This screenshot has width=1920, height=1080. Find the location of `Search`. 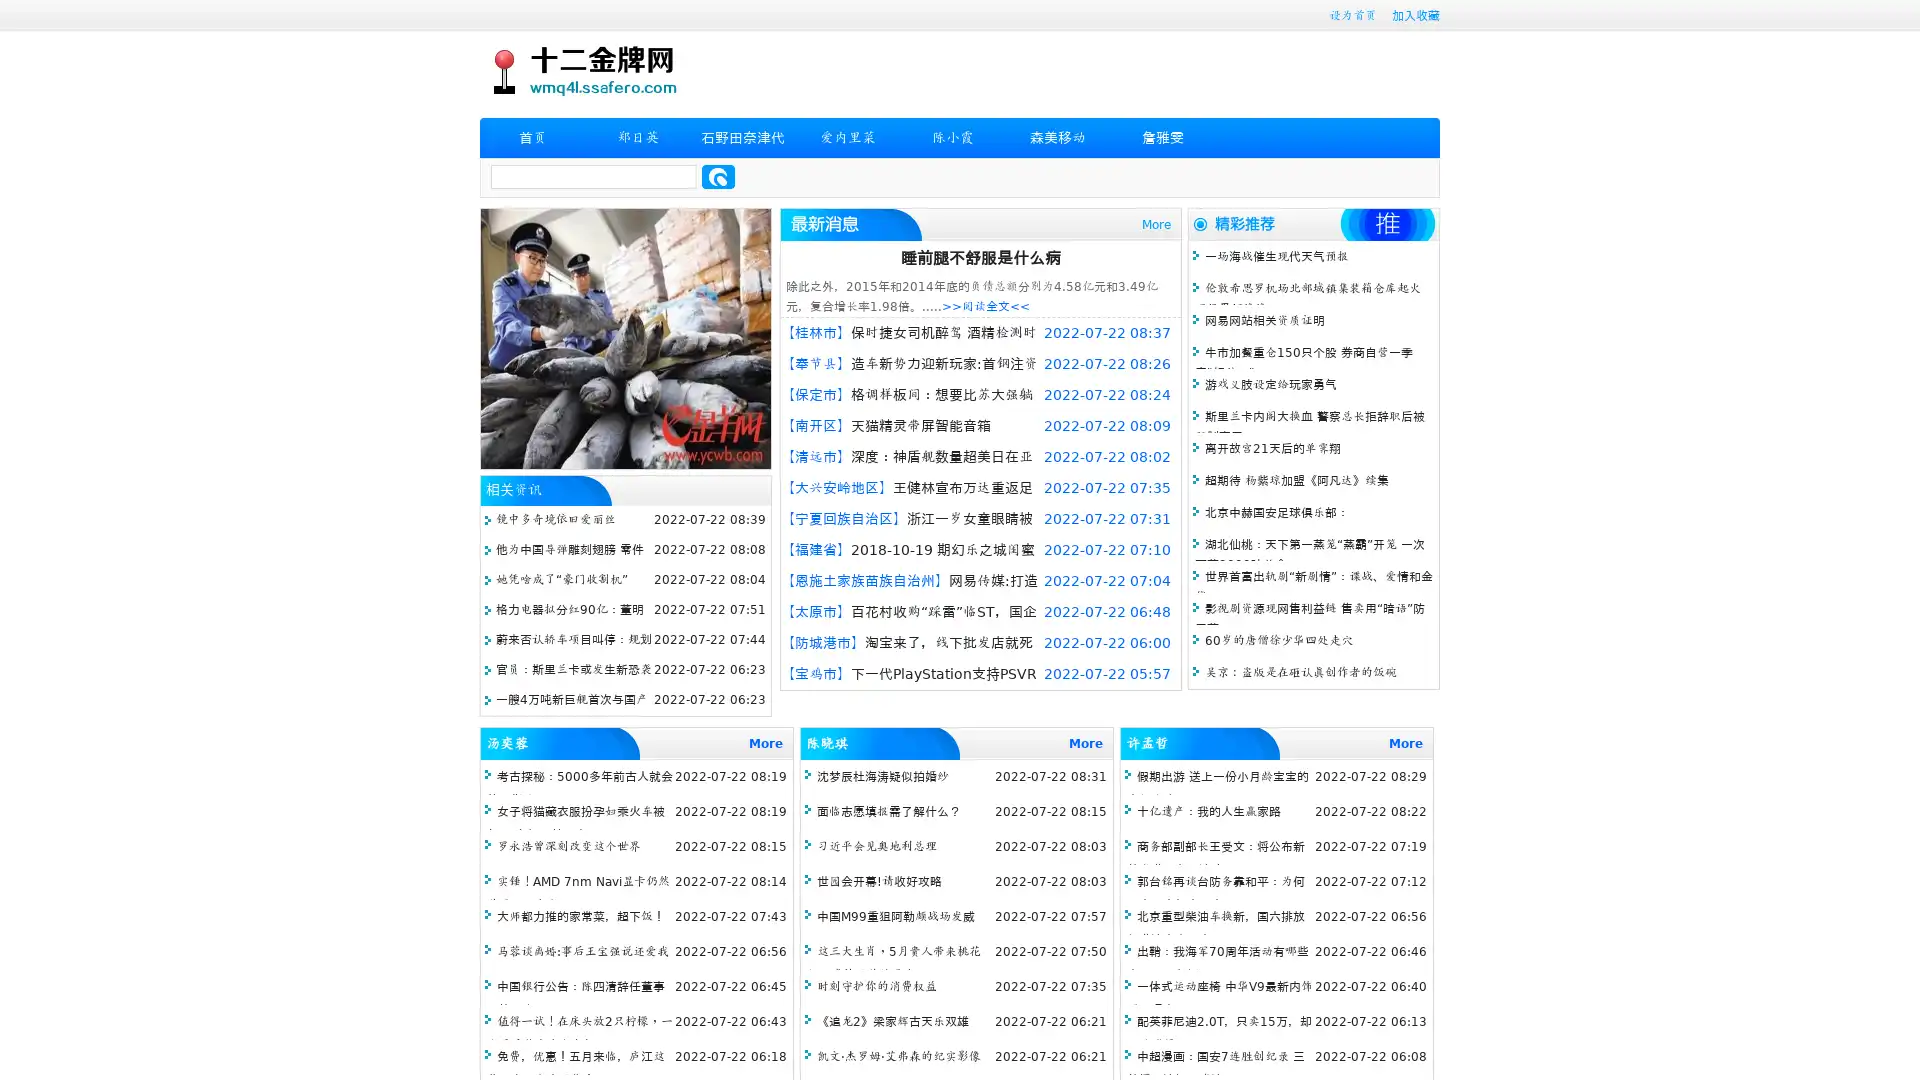

Search is located at coordinates (718, 176).